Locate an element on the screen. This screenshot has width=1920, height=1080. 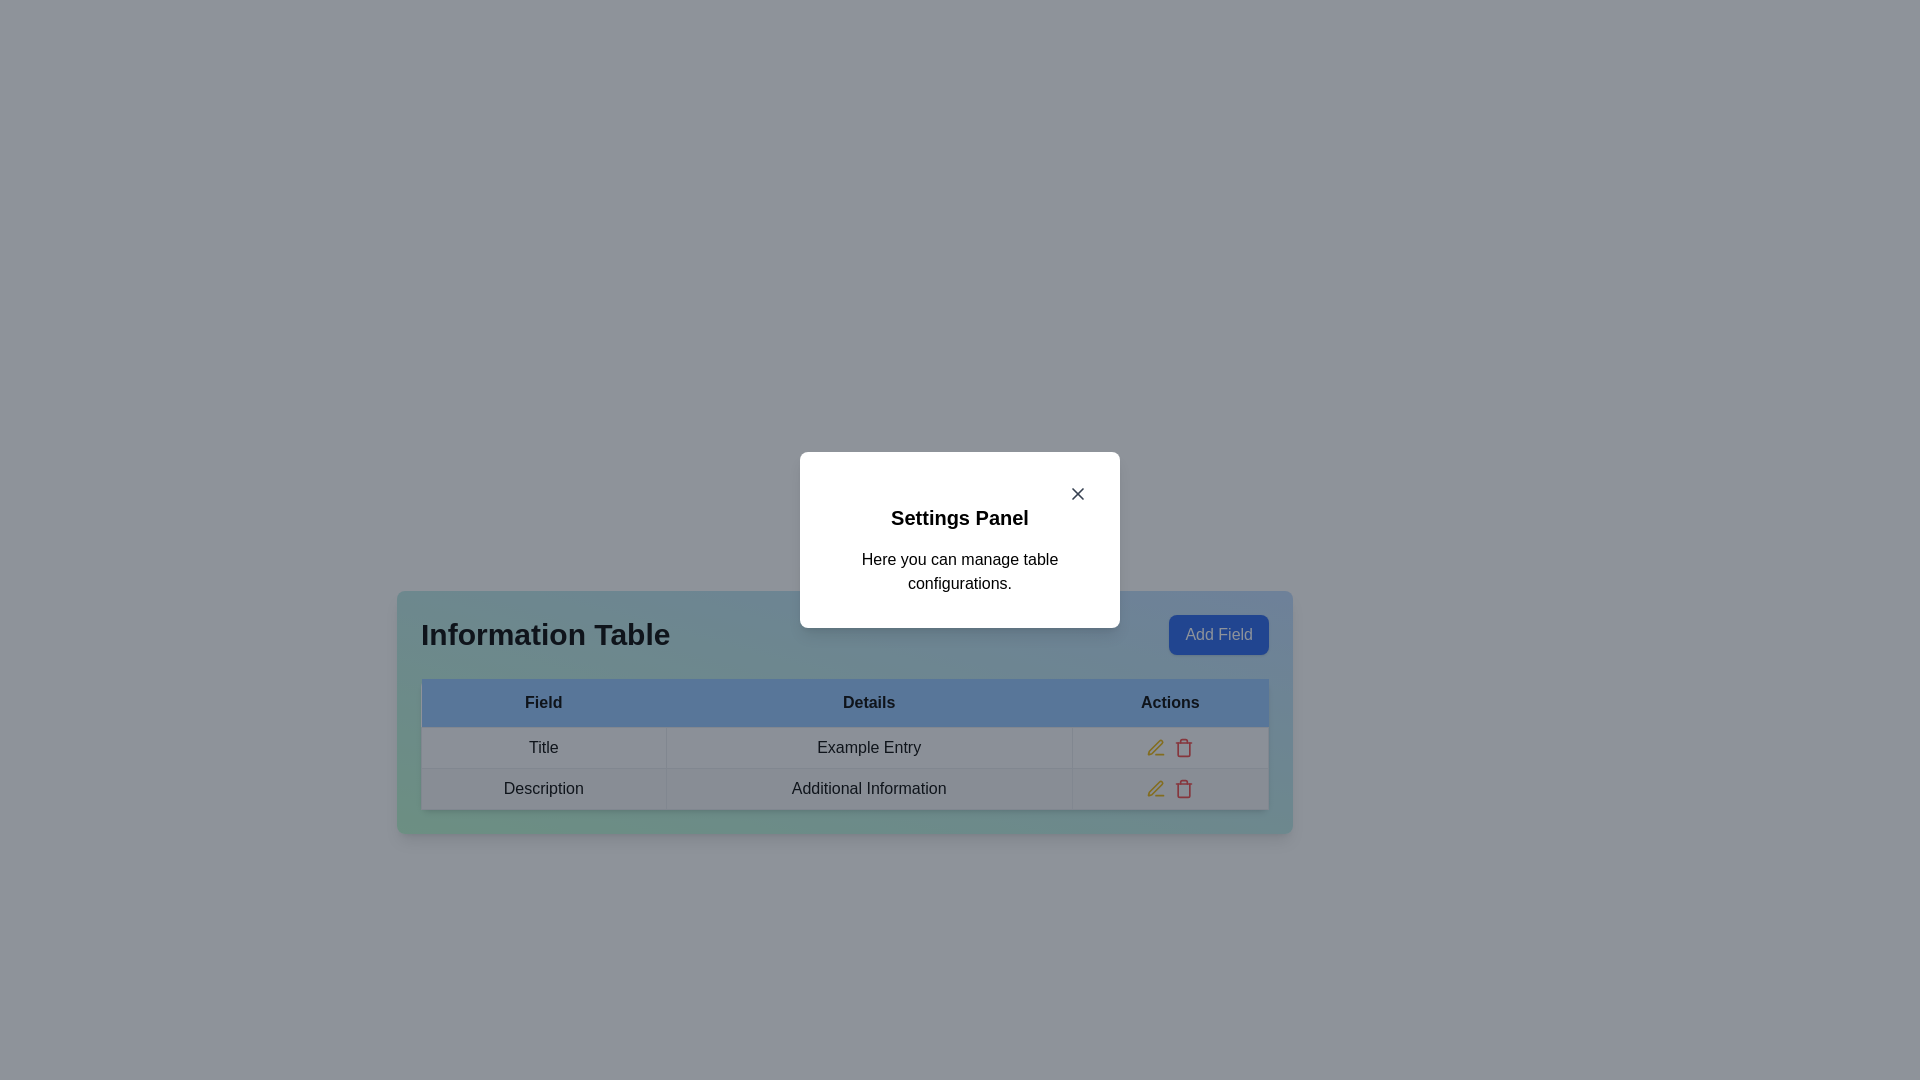
the delete icon button located in the Actions column of the first row in the table is located at coordinates (1184, 748).